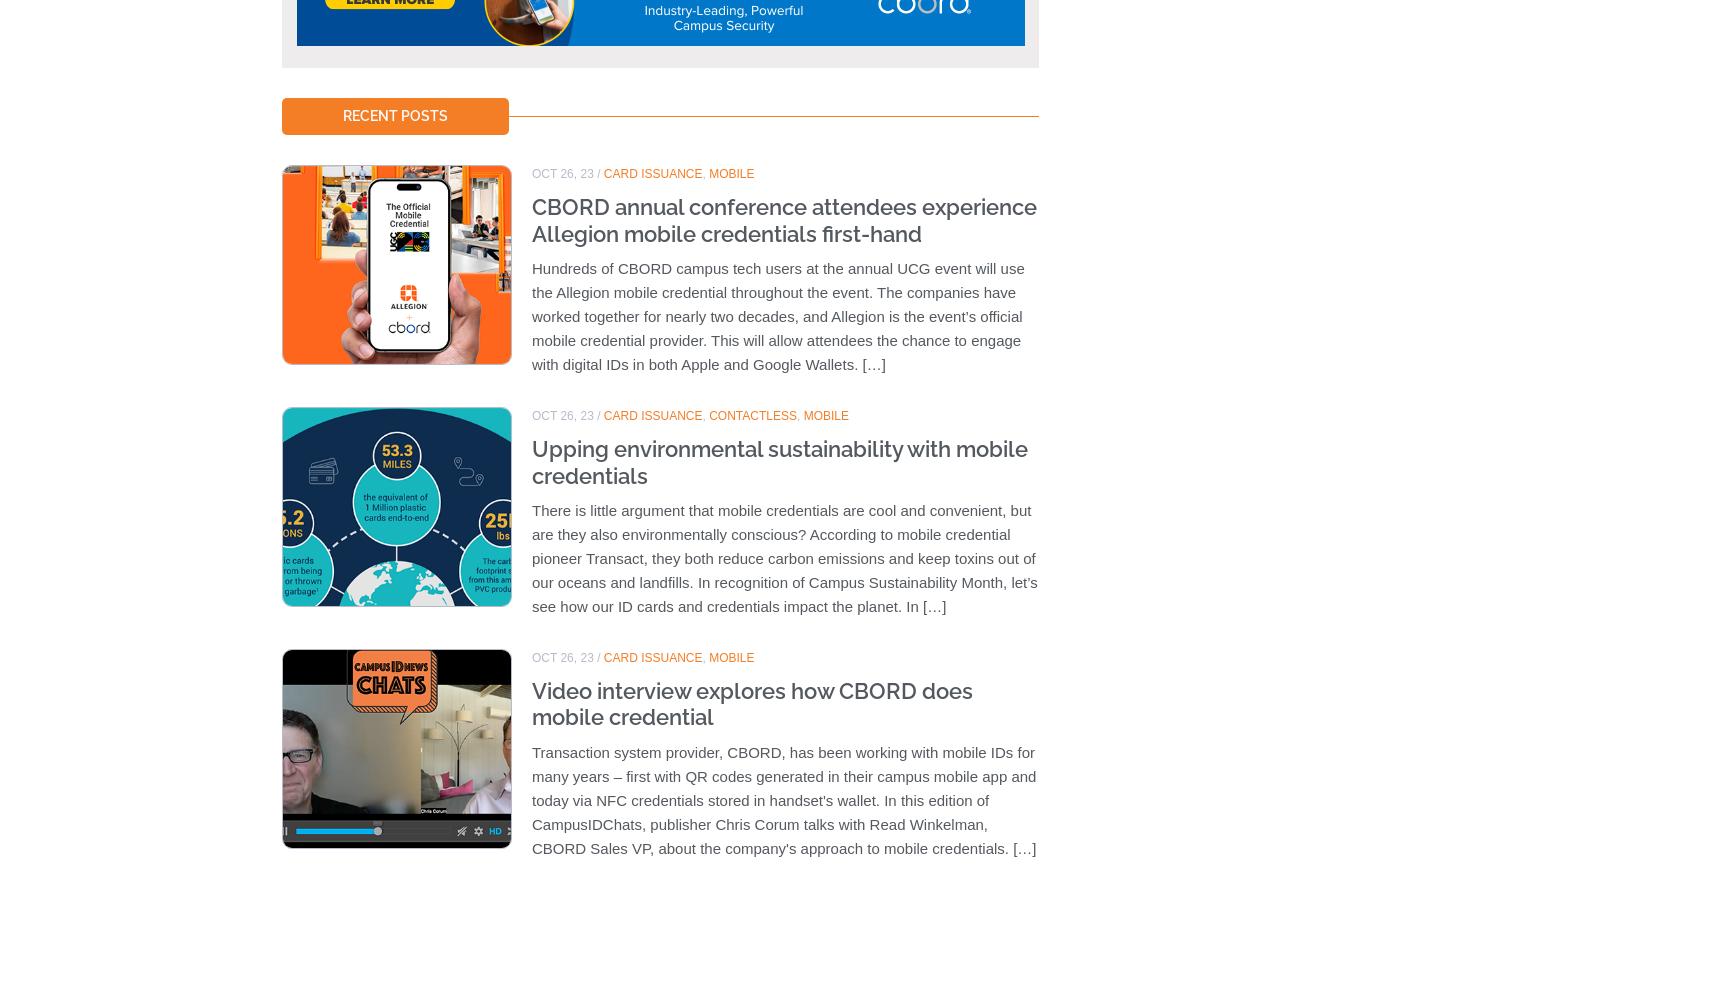 The height and width of the screenshot is (985, 1724). Describe the element at coordinates (779, 460) in the screenshot. I see `'Upping environmental sustainability with mobile credentials'` at that location.